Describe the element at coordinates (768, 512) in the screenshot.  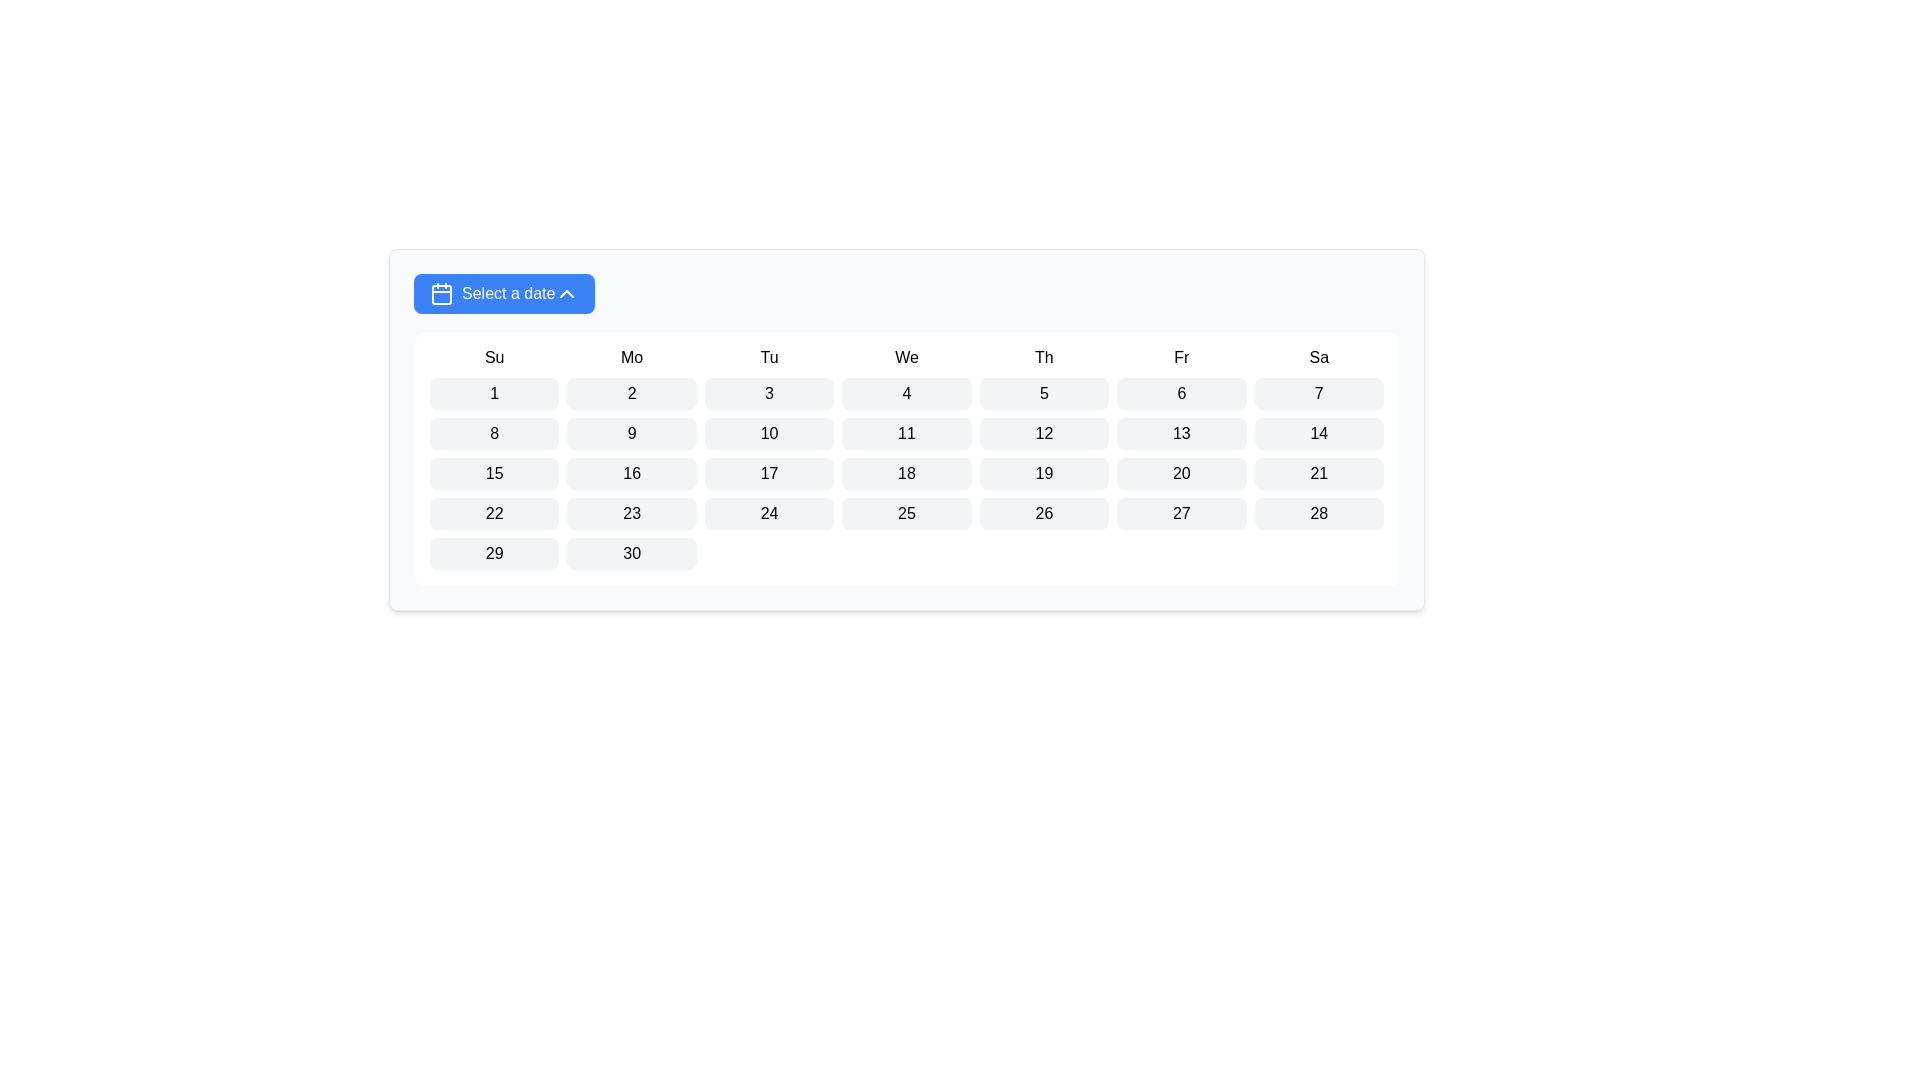
I see `the rectangular button displaying the number '24' in black text against a light gray background to change its background color to light blue` at that location.